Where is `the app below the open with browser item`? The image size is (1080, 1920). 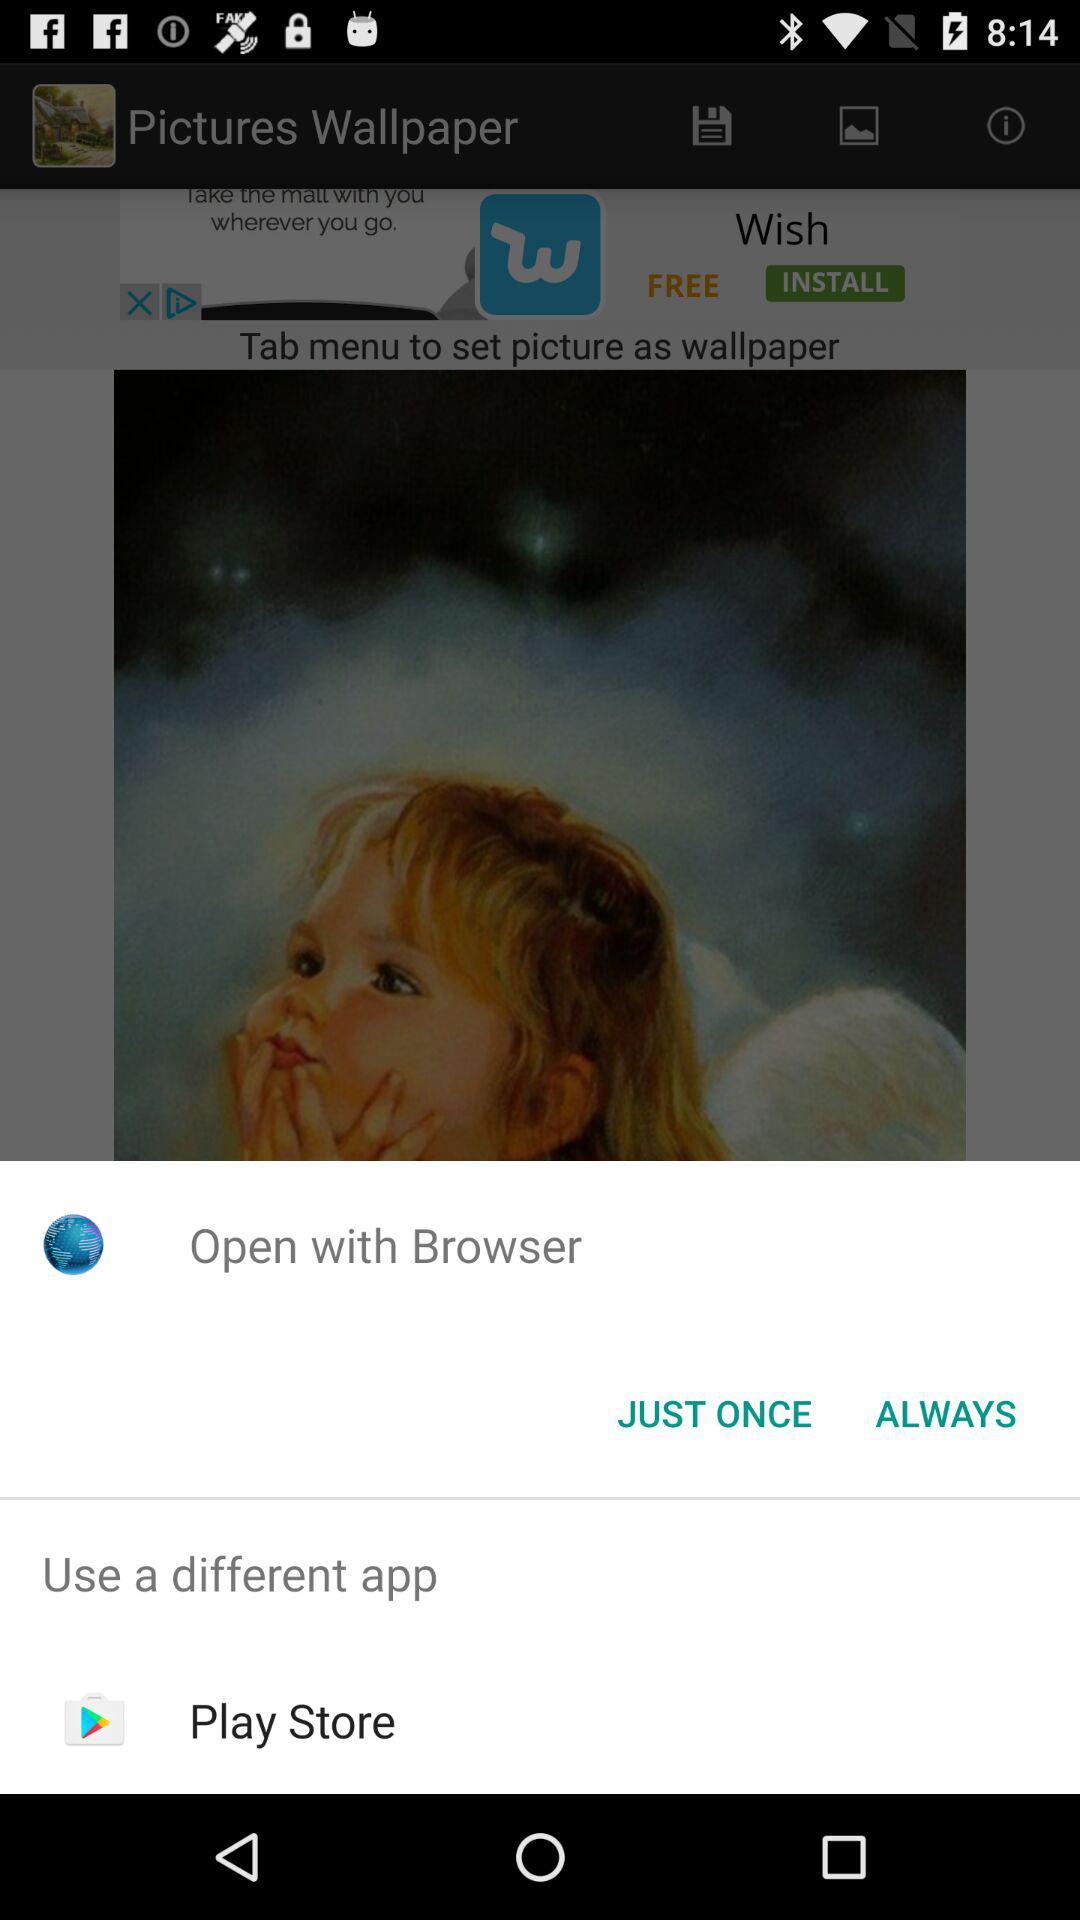
the app below the open with browser item is located at coordinates (713, 1411).